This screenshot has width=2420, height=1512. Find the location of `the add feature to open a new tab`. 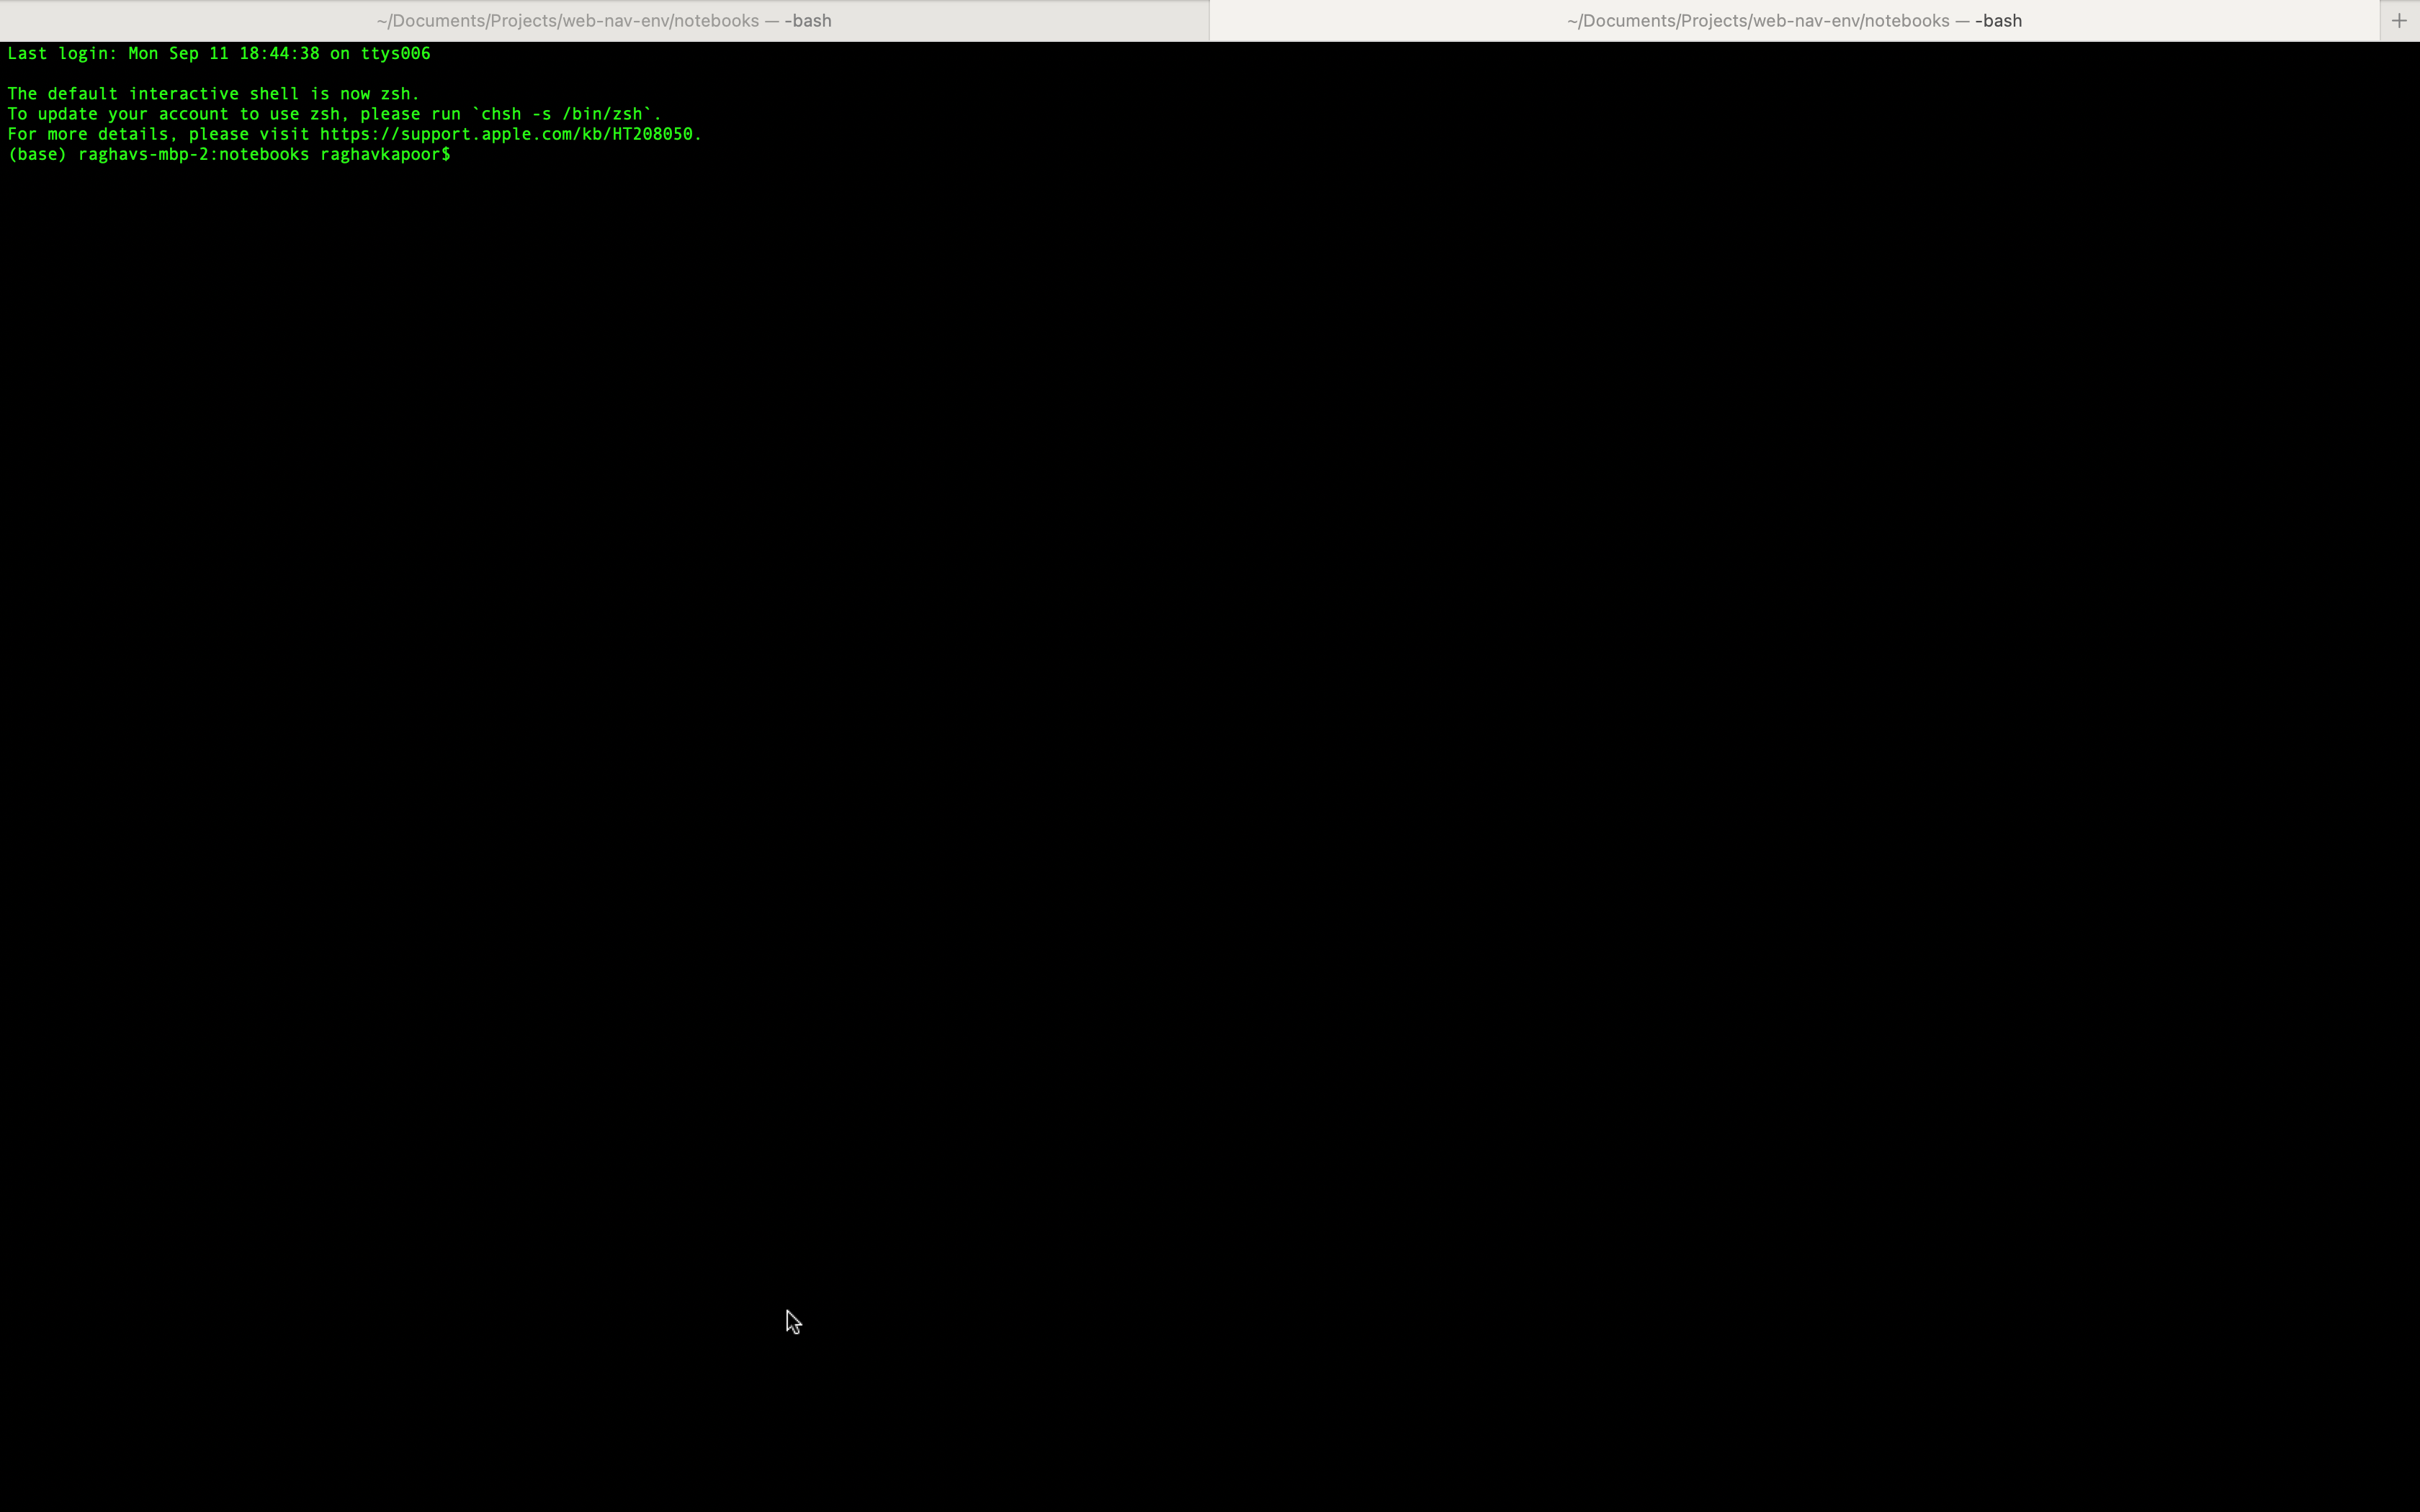

the add feature to open a new tab is located at coordinates (2400, 19).